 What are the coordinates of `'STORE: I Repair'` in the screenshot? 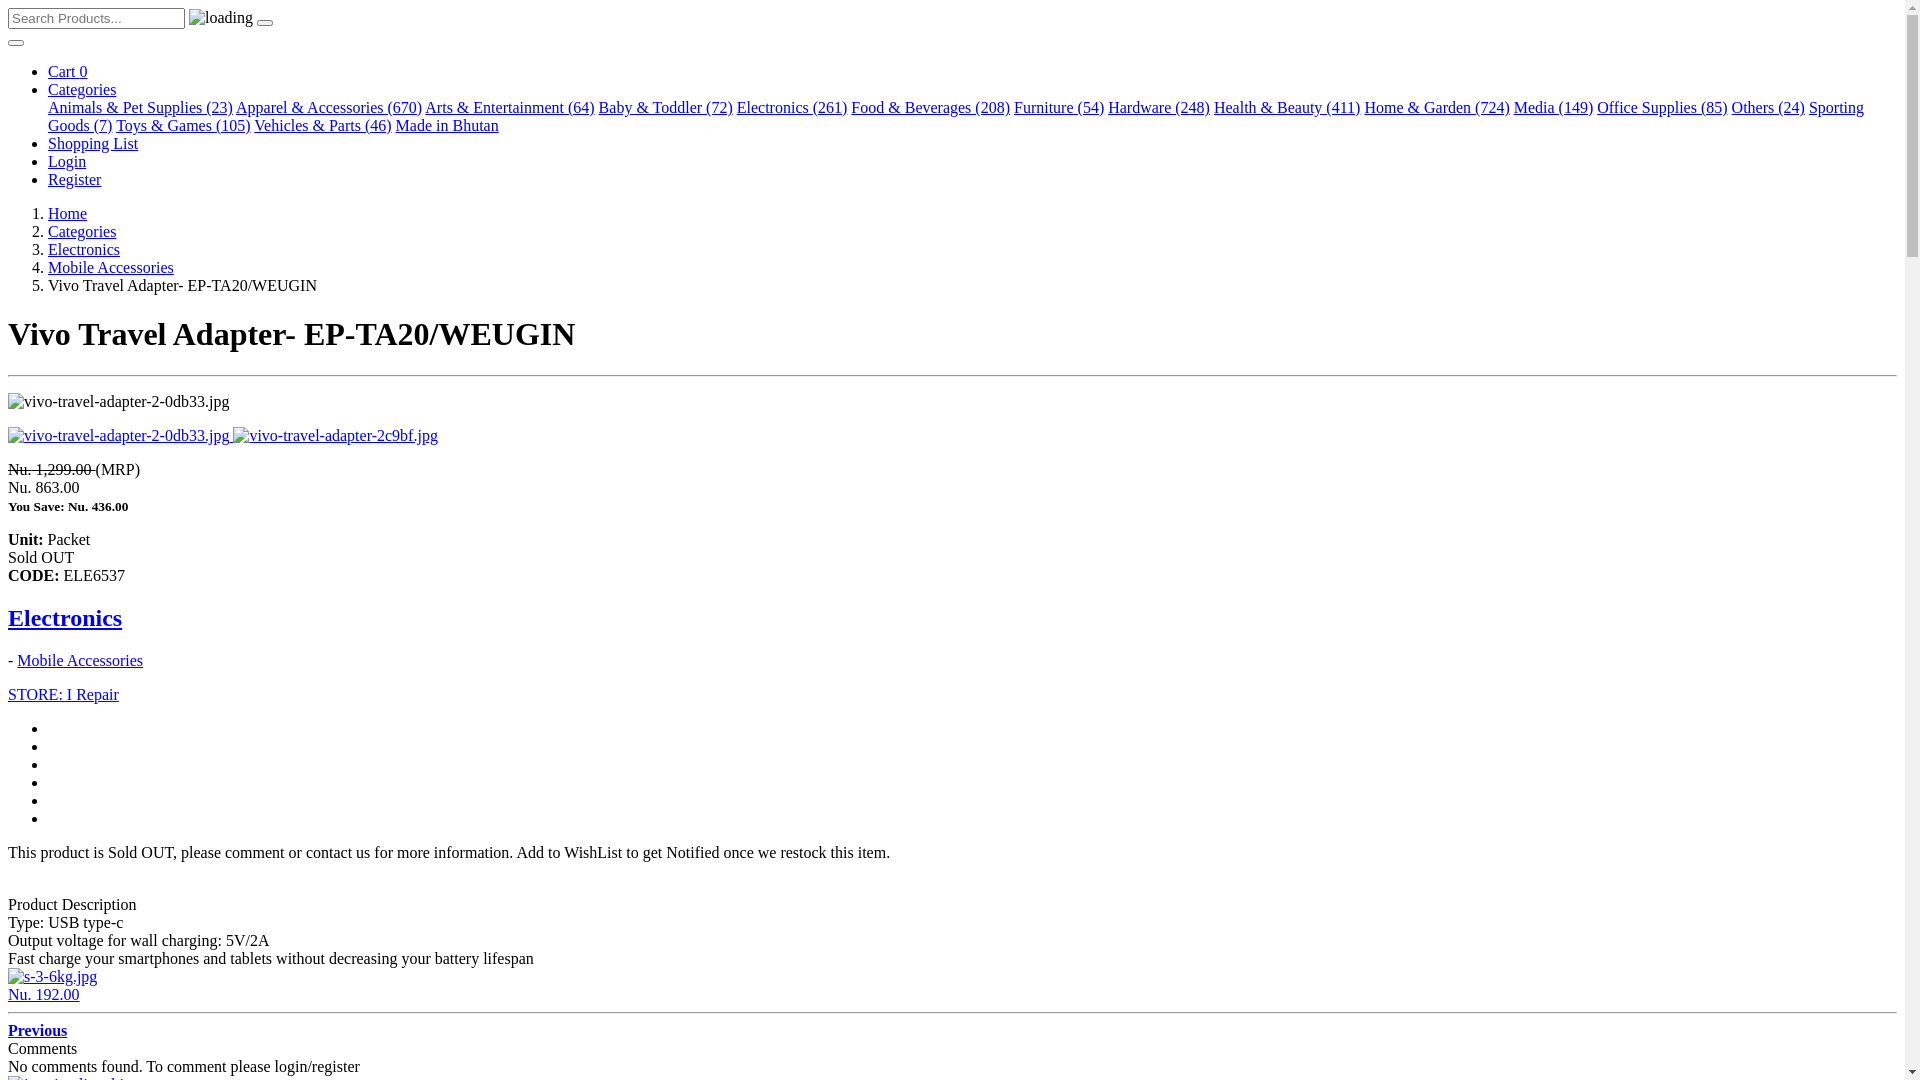 It's located at (63, 693).